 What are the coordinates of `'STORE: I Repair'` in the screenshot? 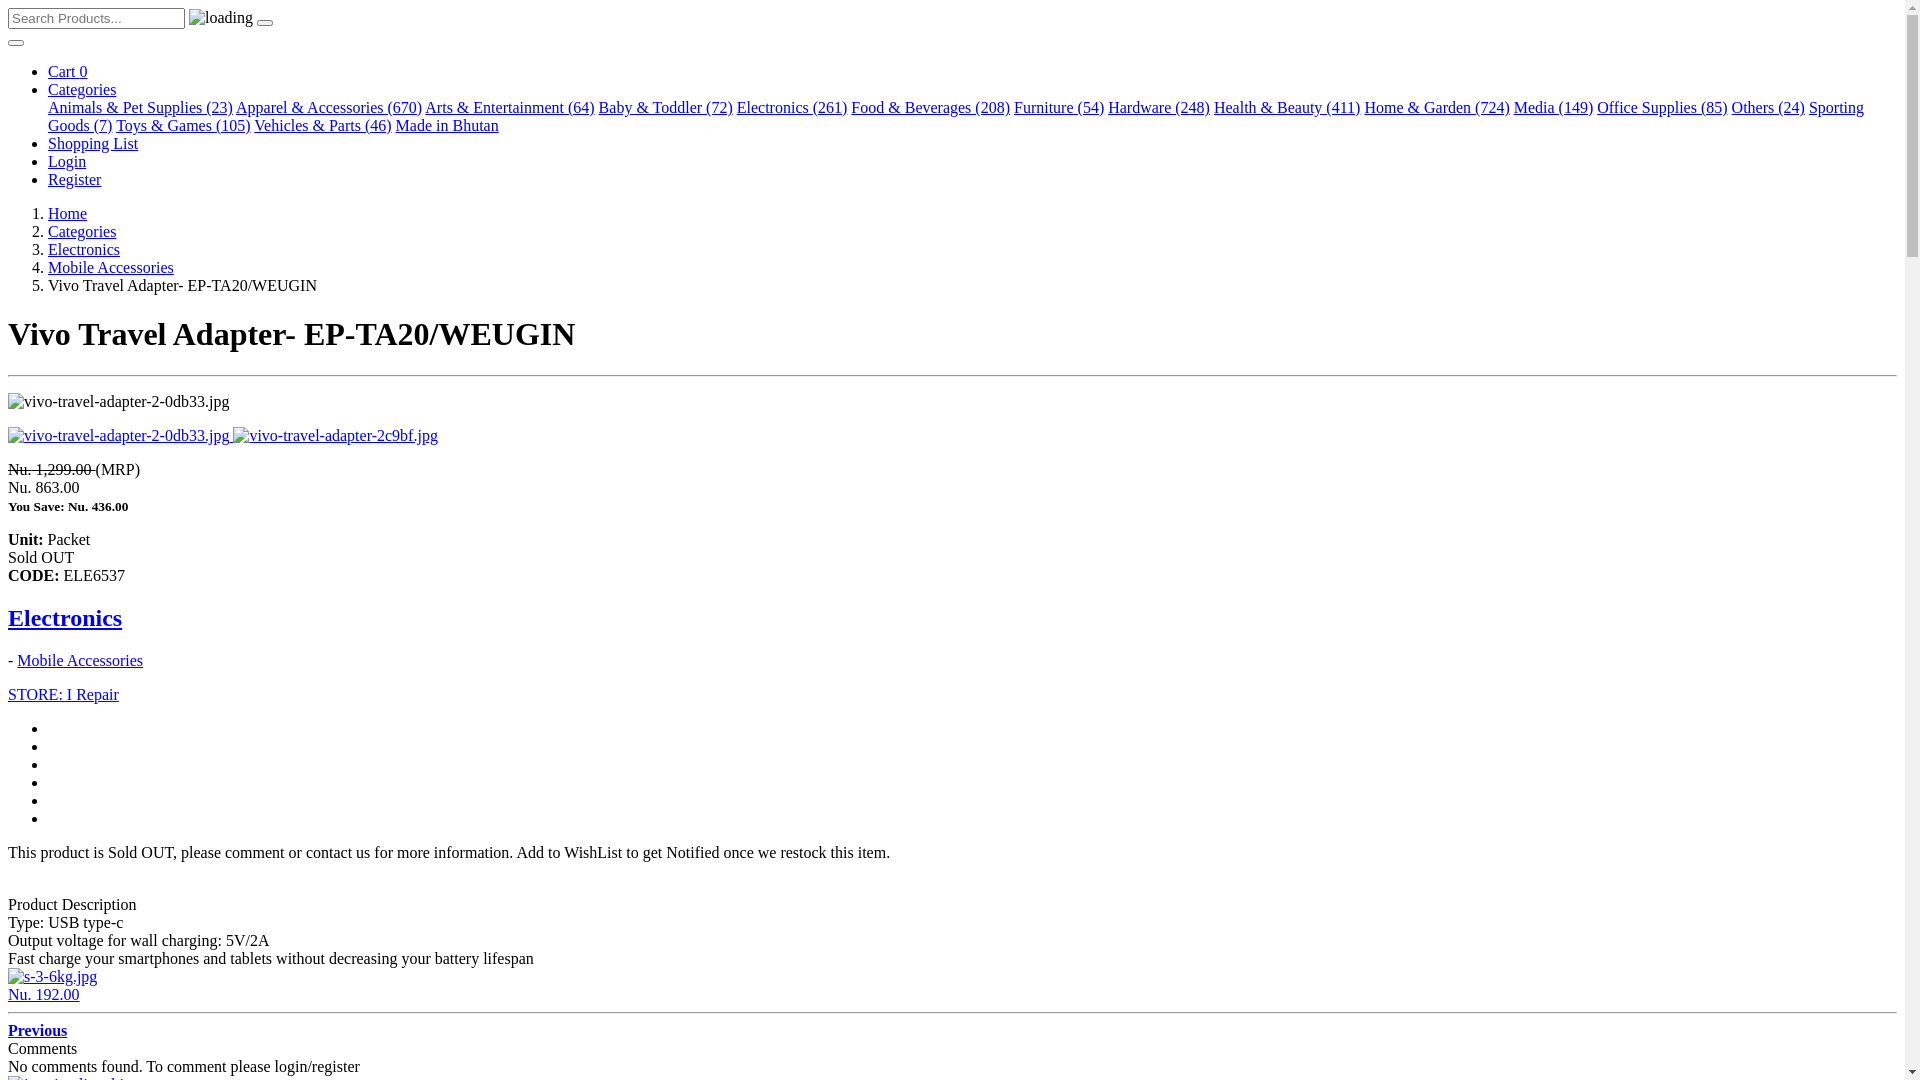 It's located at (63, 693).